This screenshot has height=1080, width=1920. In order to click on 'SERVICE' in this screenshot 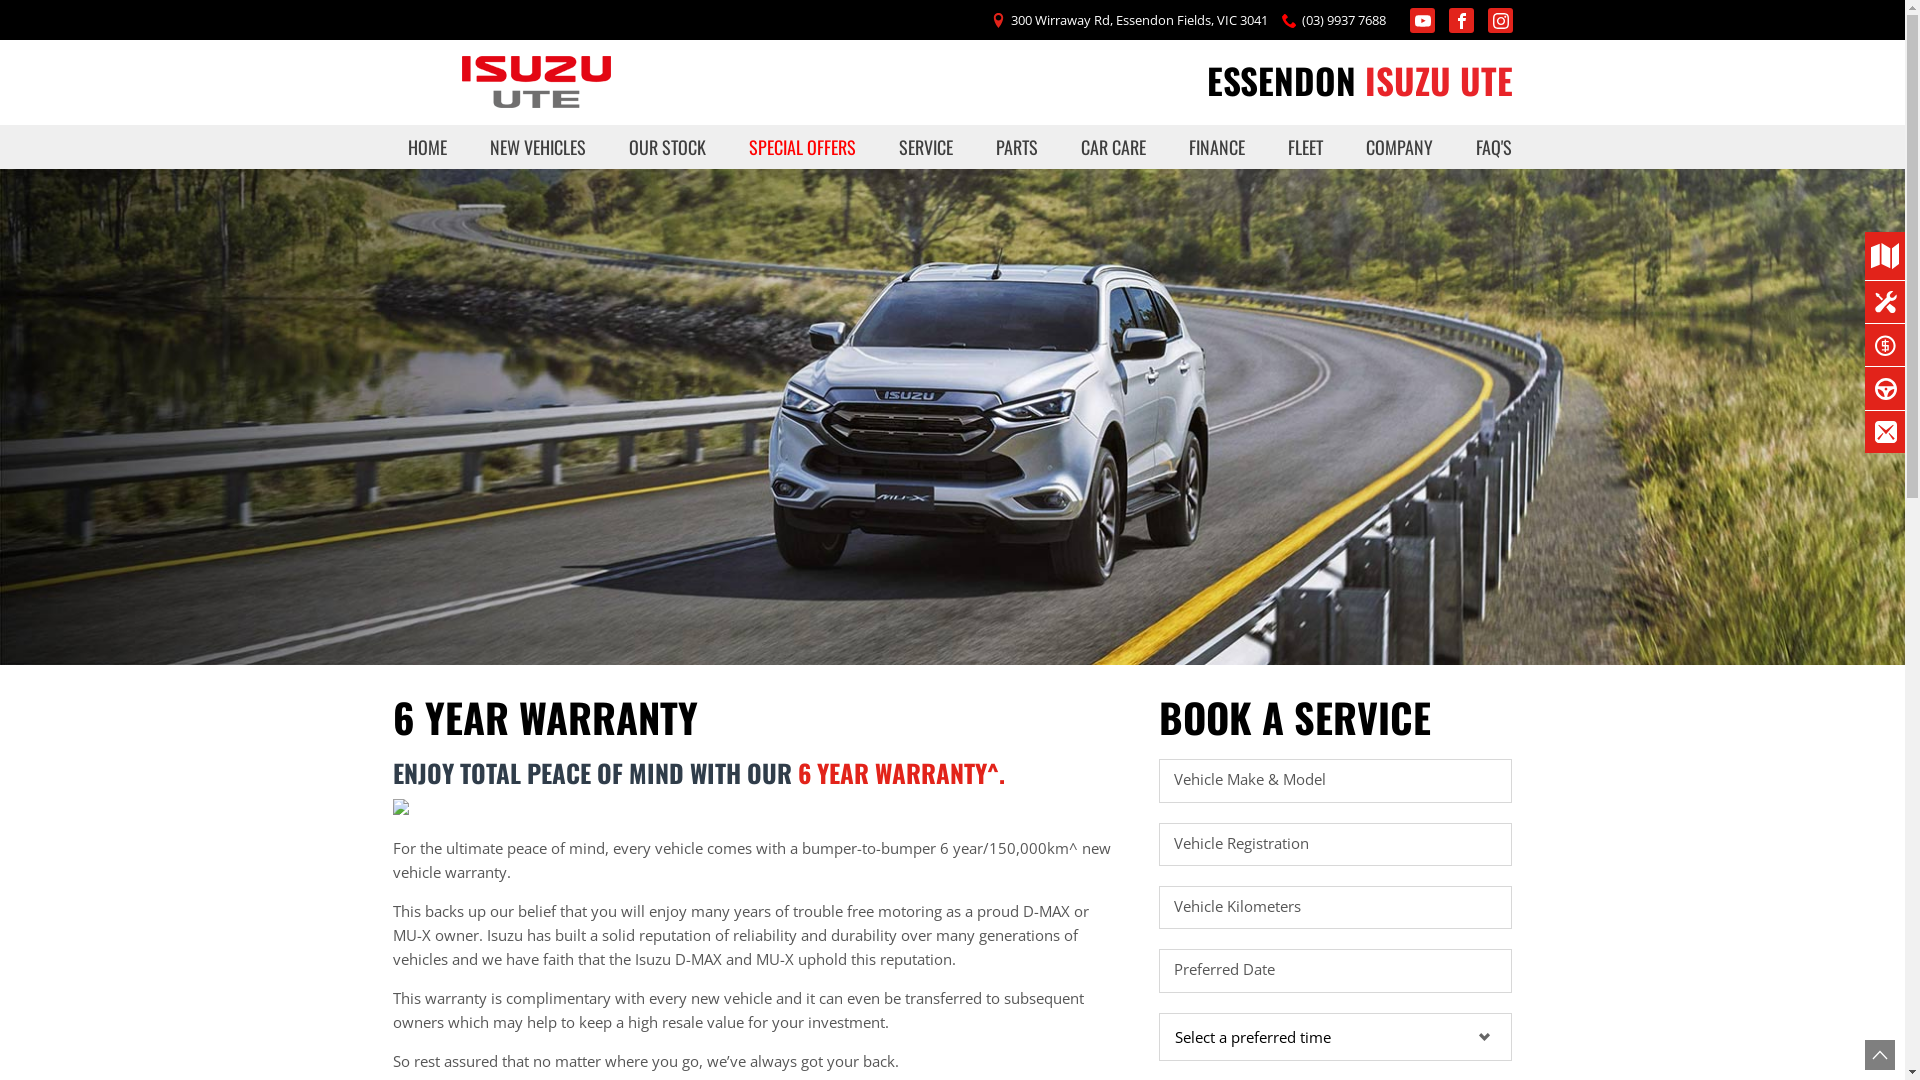, I will do `click(882, 145)`.